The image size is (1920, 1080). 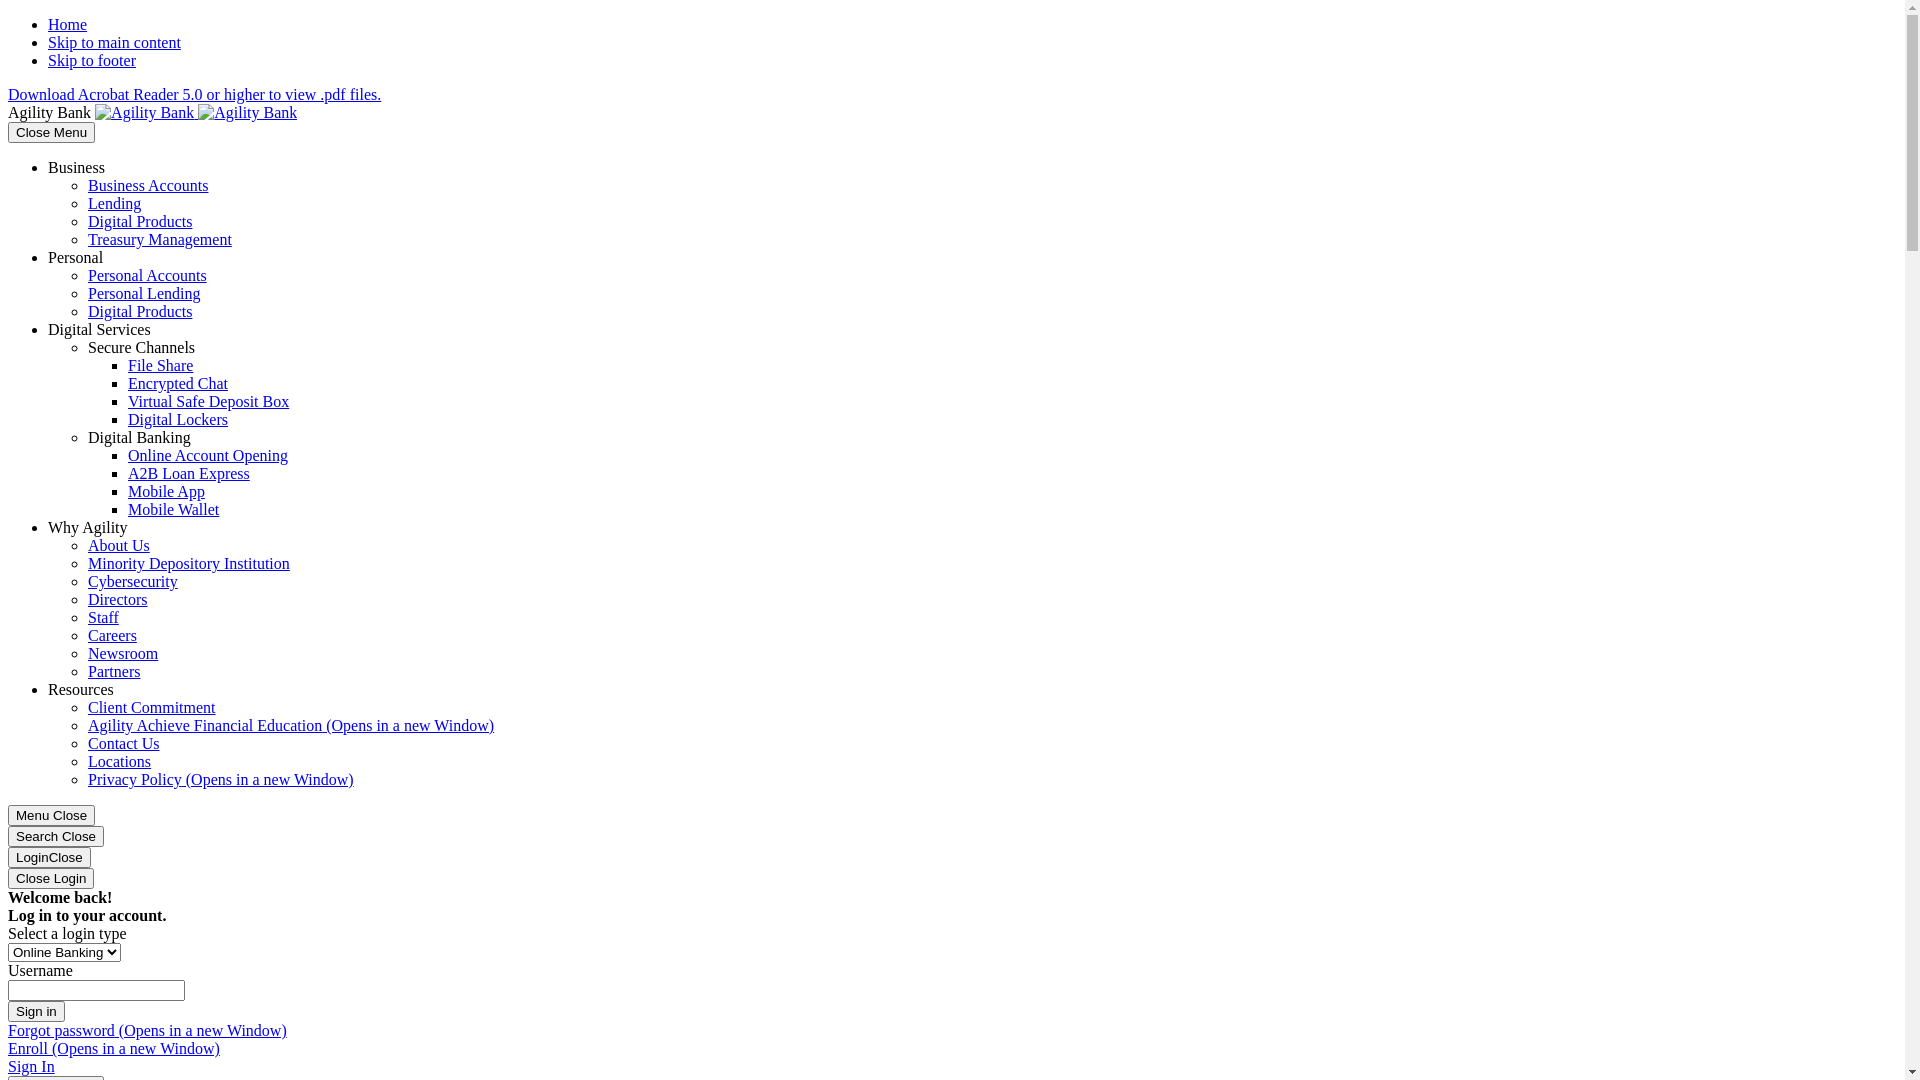 What do you see at coordinates (56, 836) in the screenshot?
I see `'Search Close'` at bounding box center [56, 836].